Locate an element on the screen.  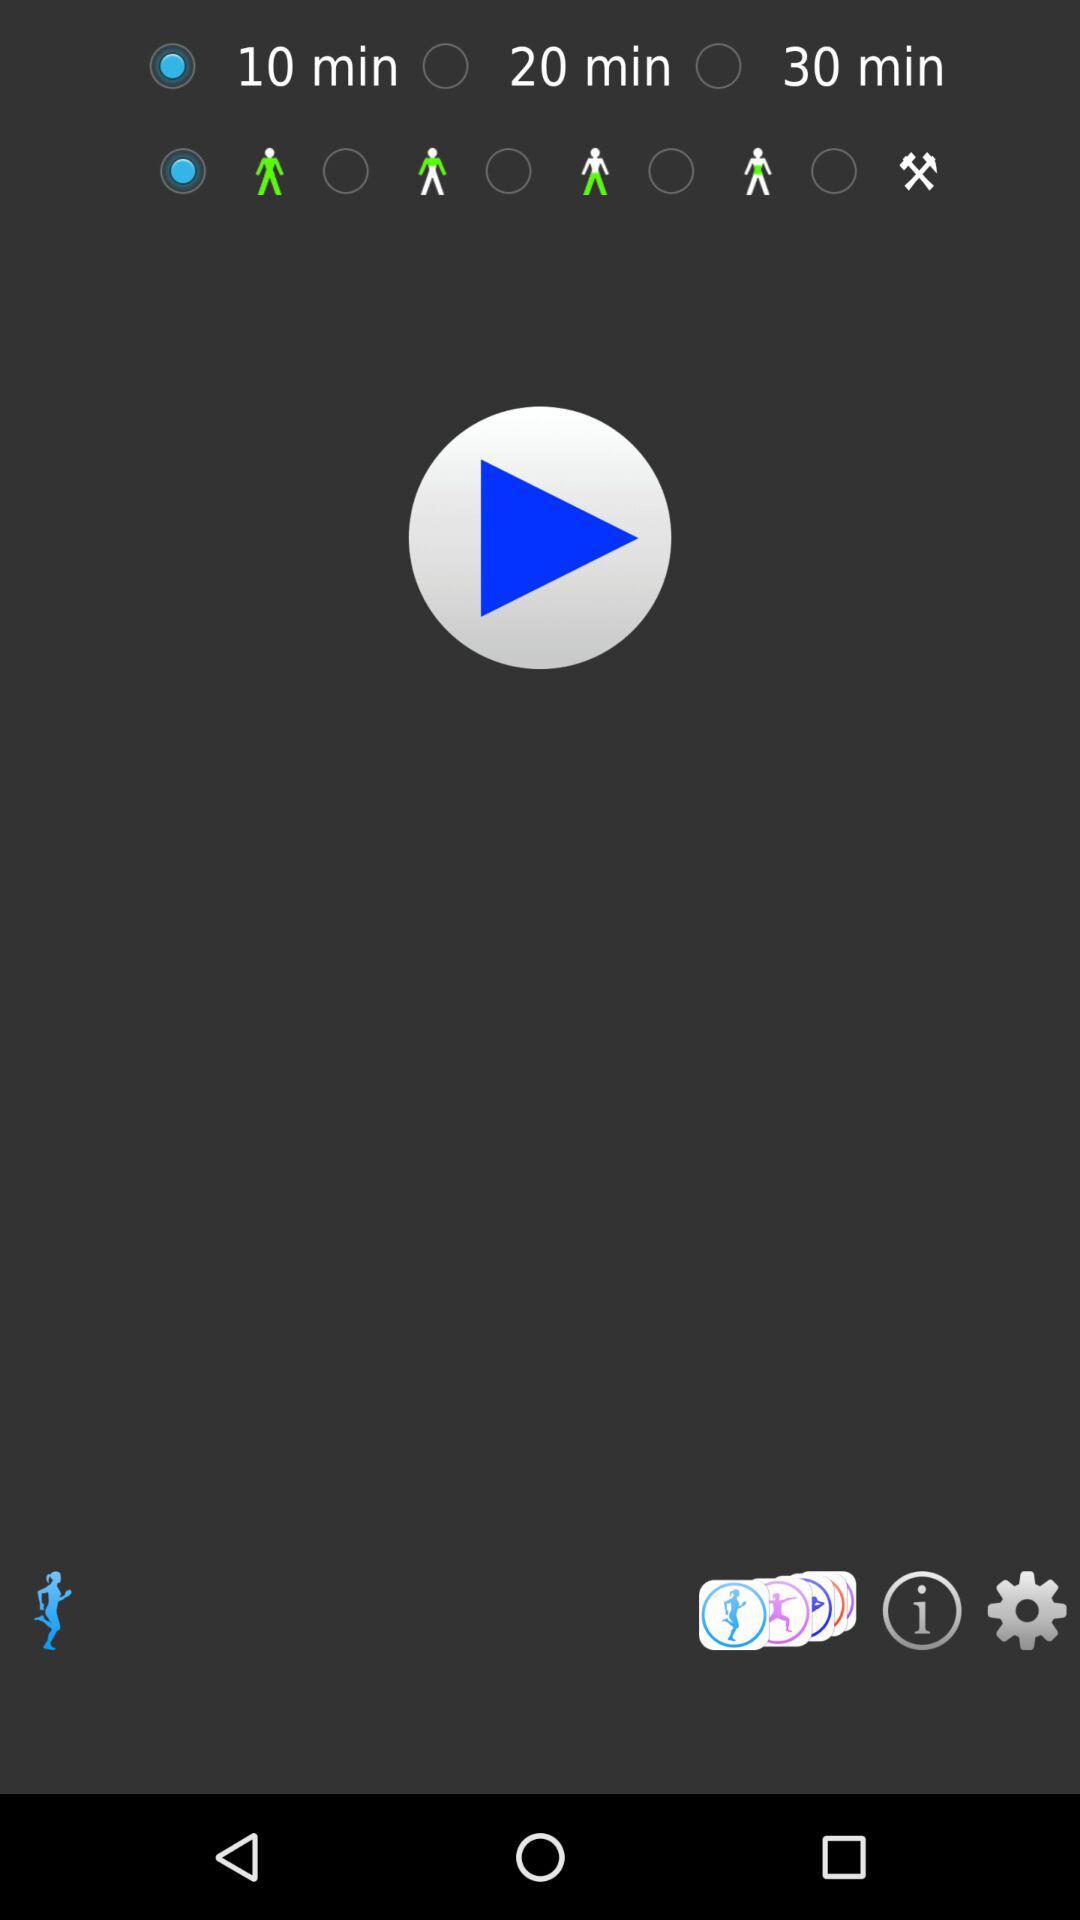
length is located at coordinates (182, 66).